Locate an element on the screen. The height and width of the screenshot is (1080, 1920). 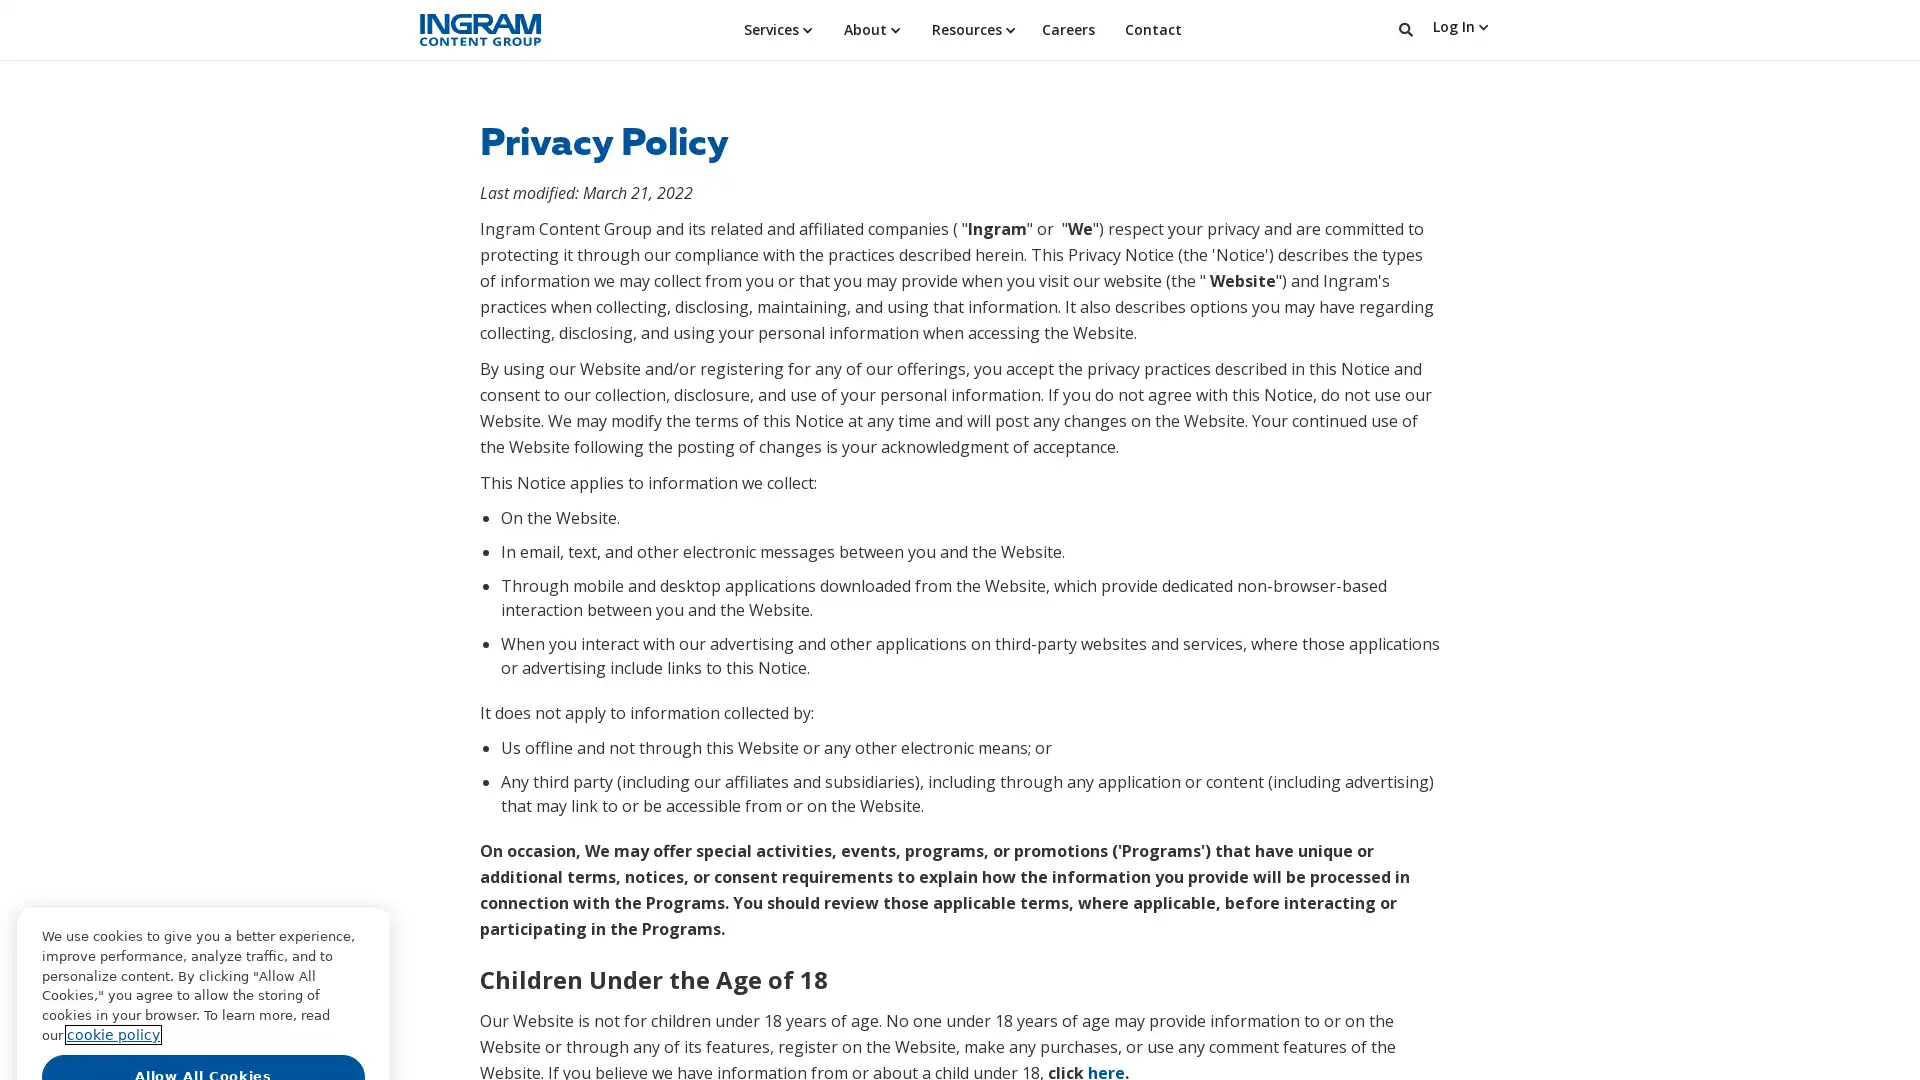
Allow All Cookies is located at coordinates (203, 982).